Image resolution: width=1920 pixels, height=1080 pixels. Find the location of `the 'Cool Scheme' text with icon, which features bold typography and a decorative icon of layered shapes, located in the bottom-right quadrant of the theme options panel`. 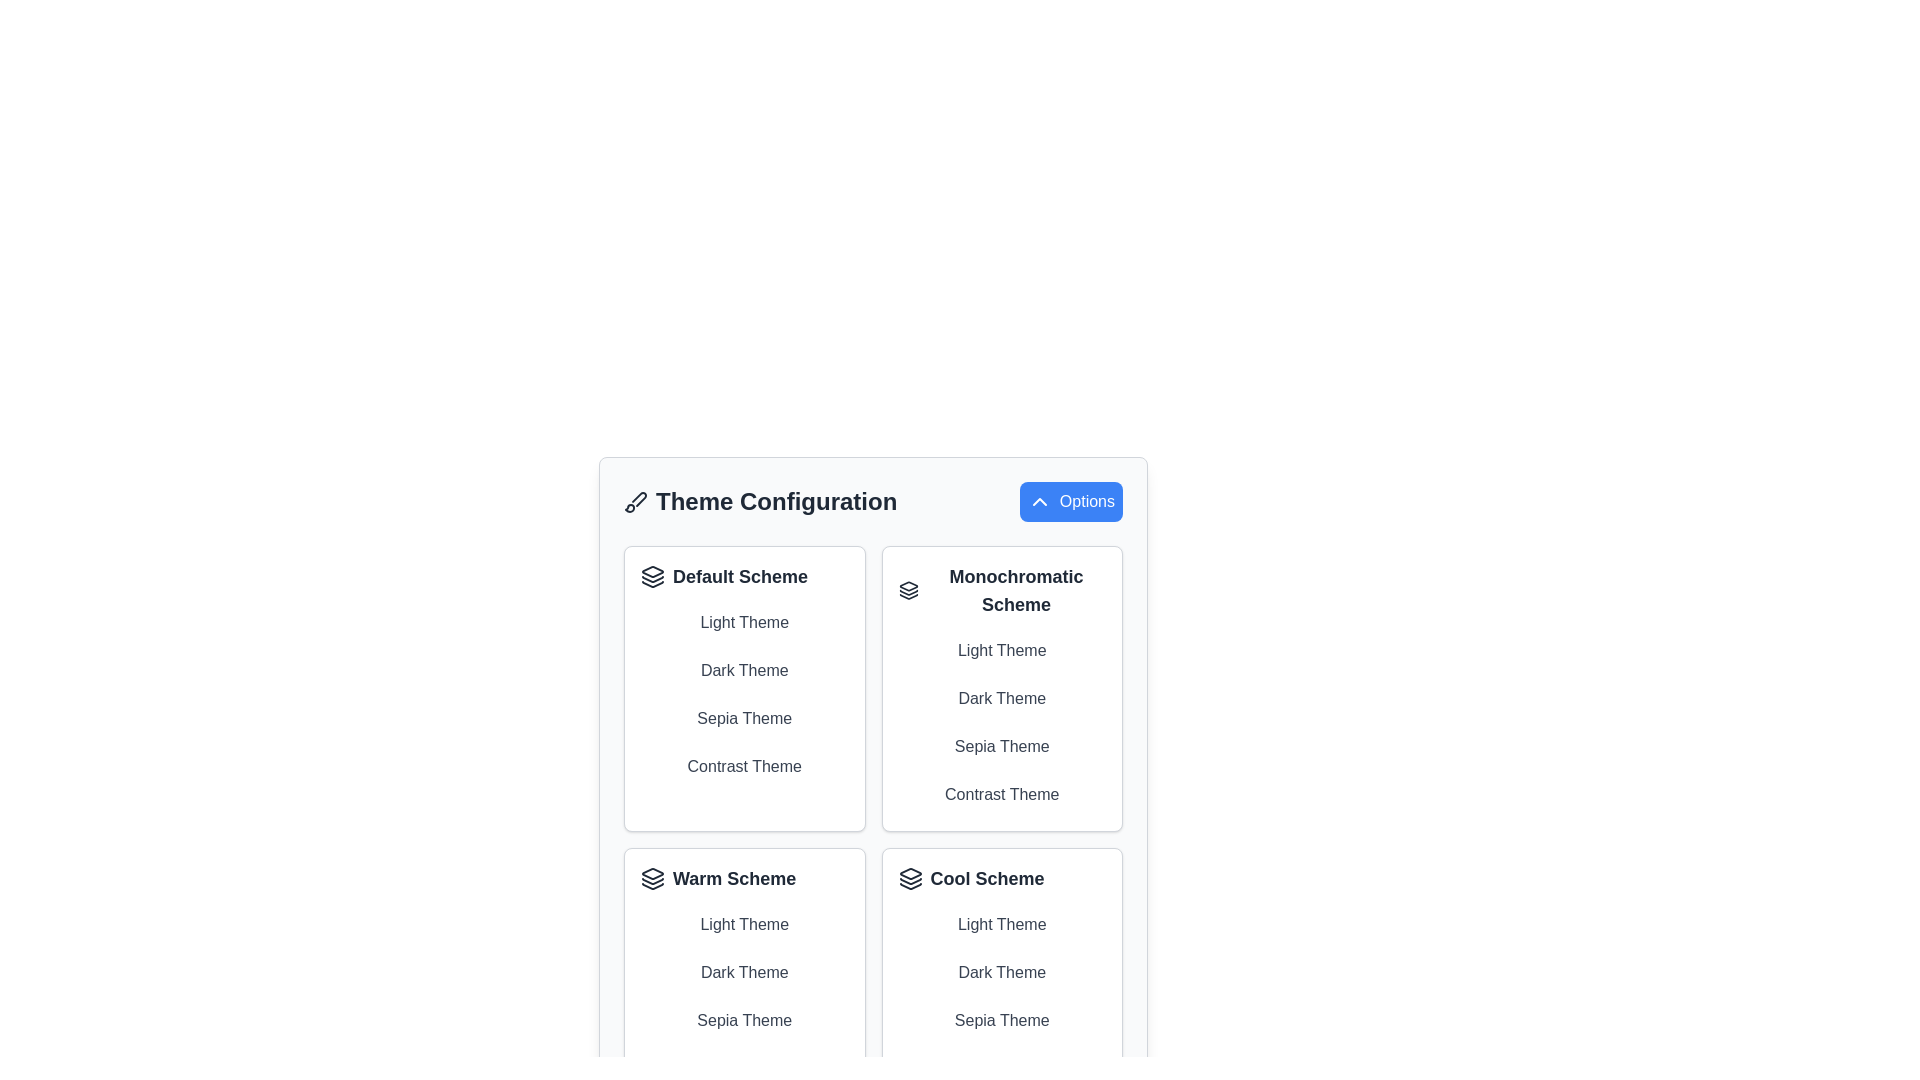

the 'Cool Scheme' text with icon, which features bold typography and a decorative icon of layered shapes, located in the bottom-right quadrant of the theme options panel is located at coordinates (1002, 878).